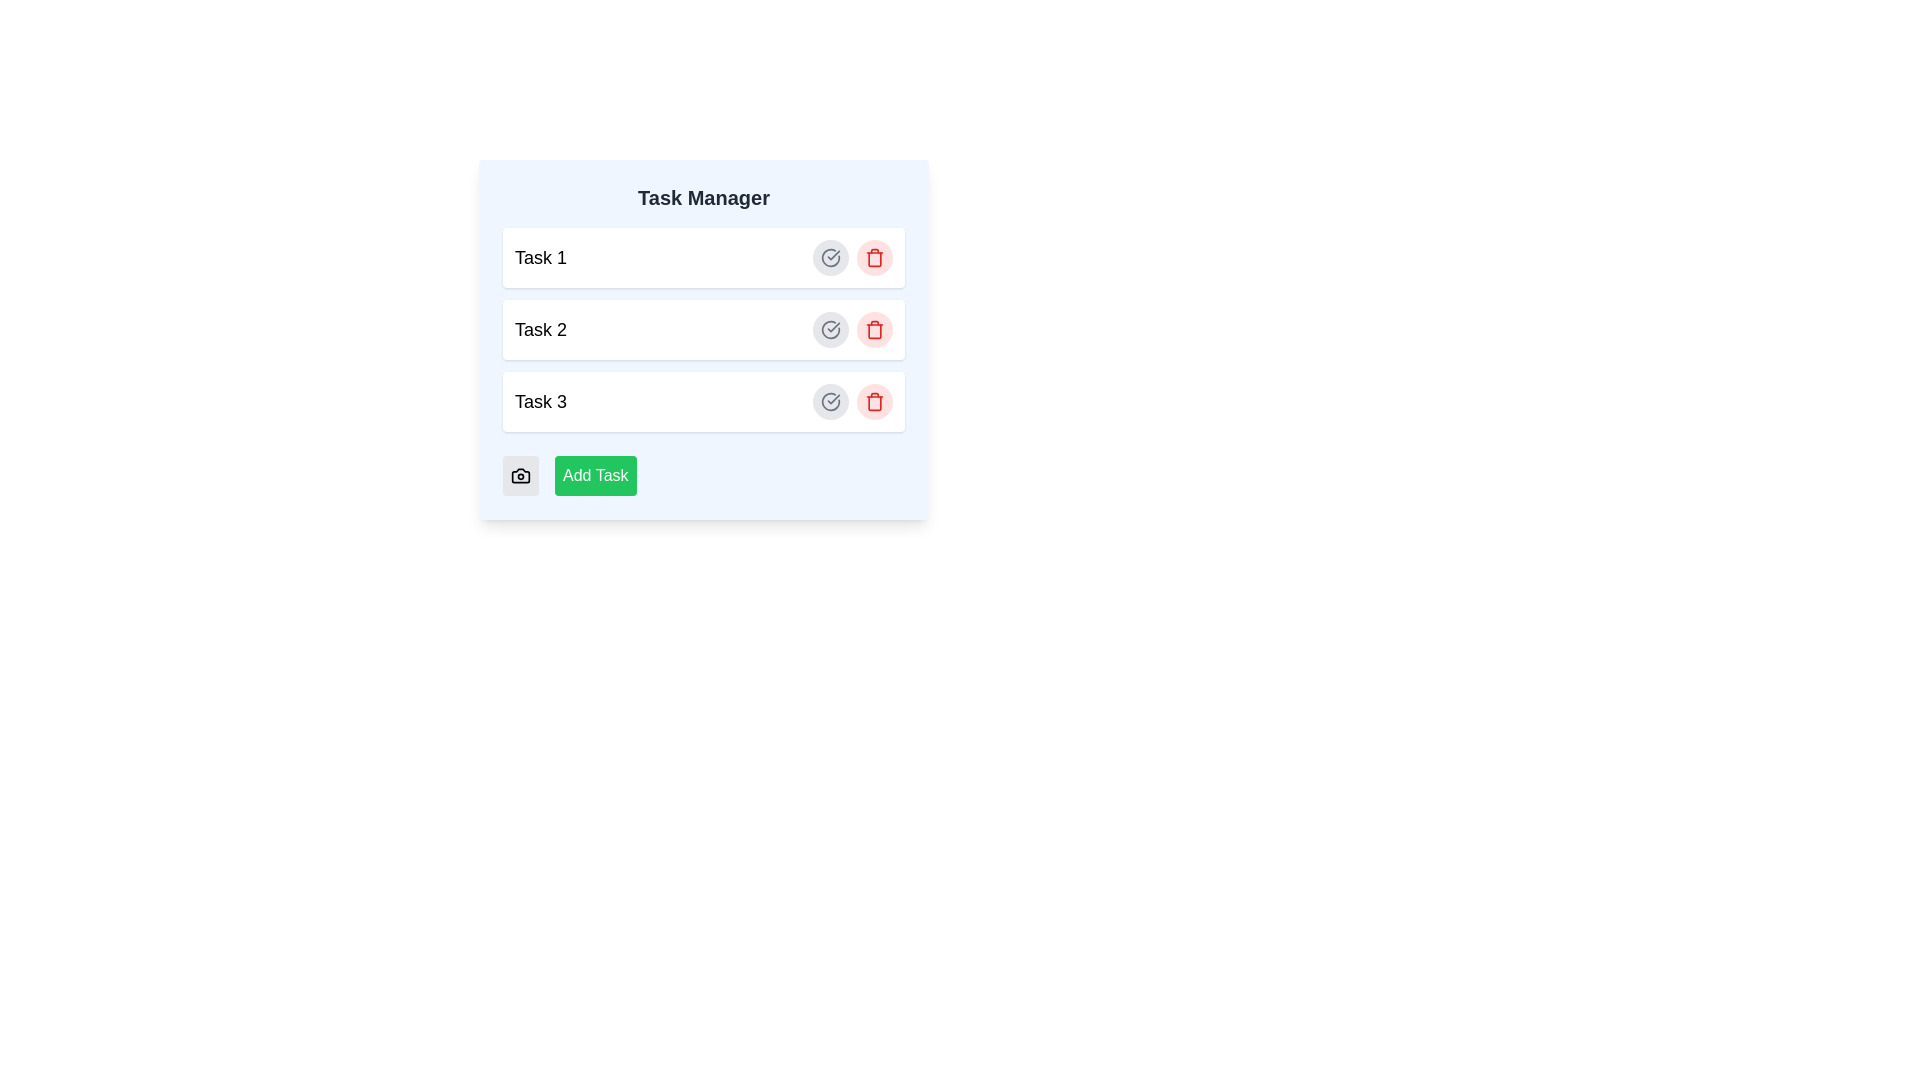  Describe the element at coordinates (830, 257) in the screenshot. I see `the circular checkmark icon on the right side of the 'Task 2' row` at that location.